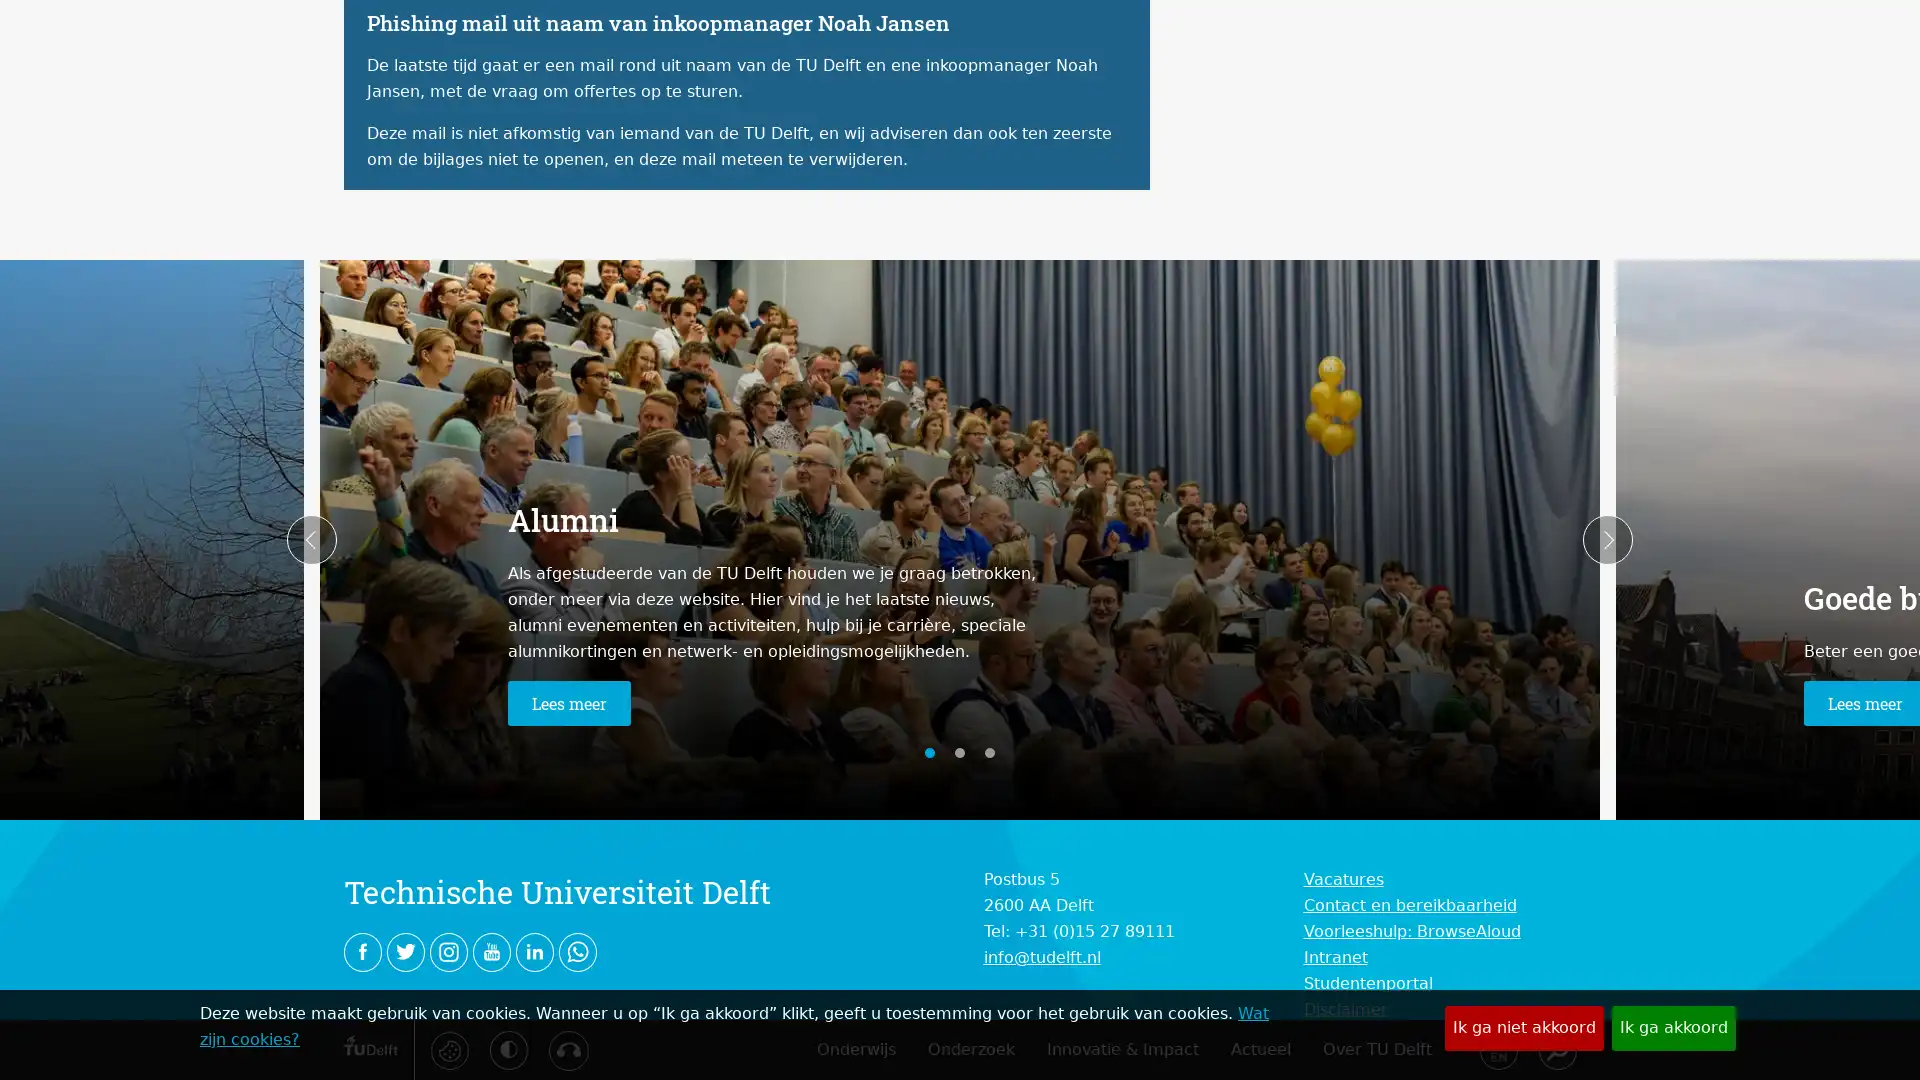 The height and width of the screenshot is (1080, 1920). I want to click on Ga naar volgend item, so click(1607, 540).